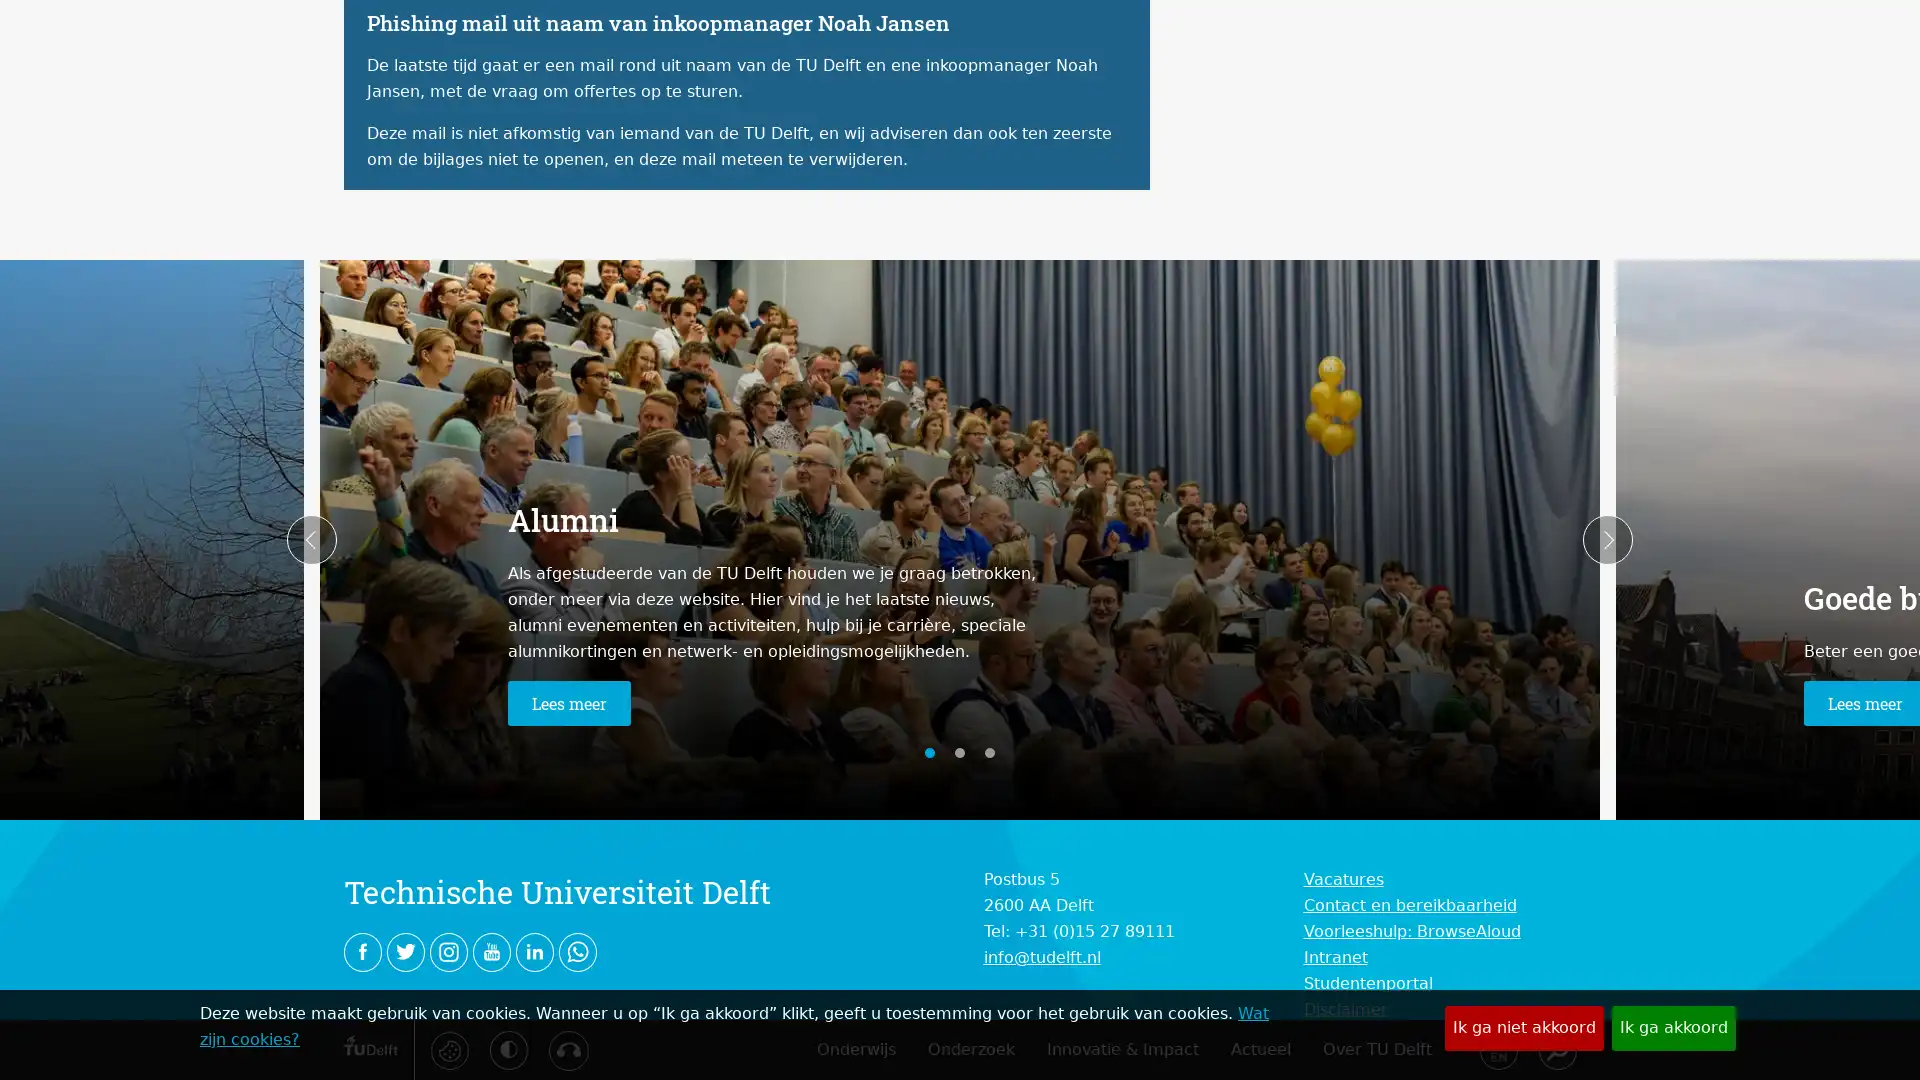 The height and width of the screenshot is (1080, 1920). I want to click on Ga naar volgend item, so click(1607, 540).